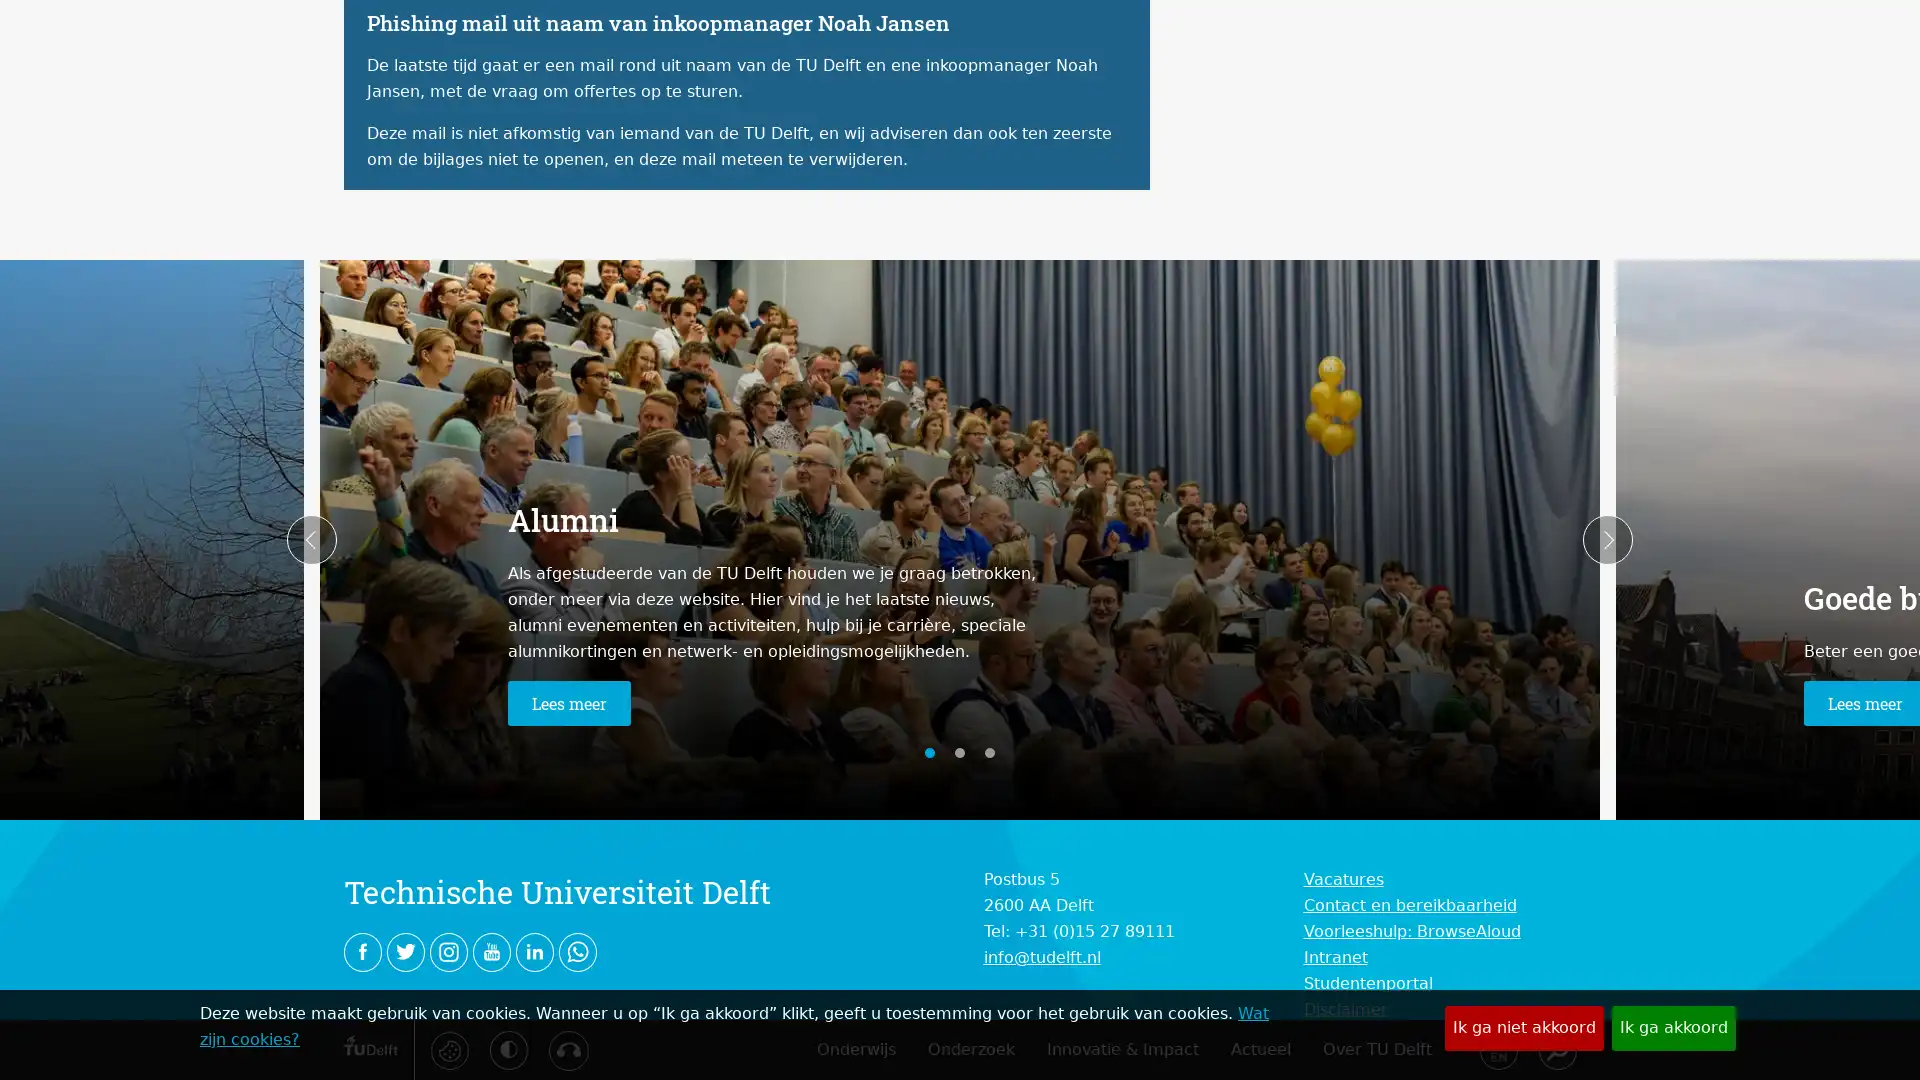 The height and width of the screenshot is (1080, 1920). I want to click on Ga naar volgend item, so click(1607, 540).